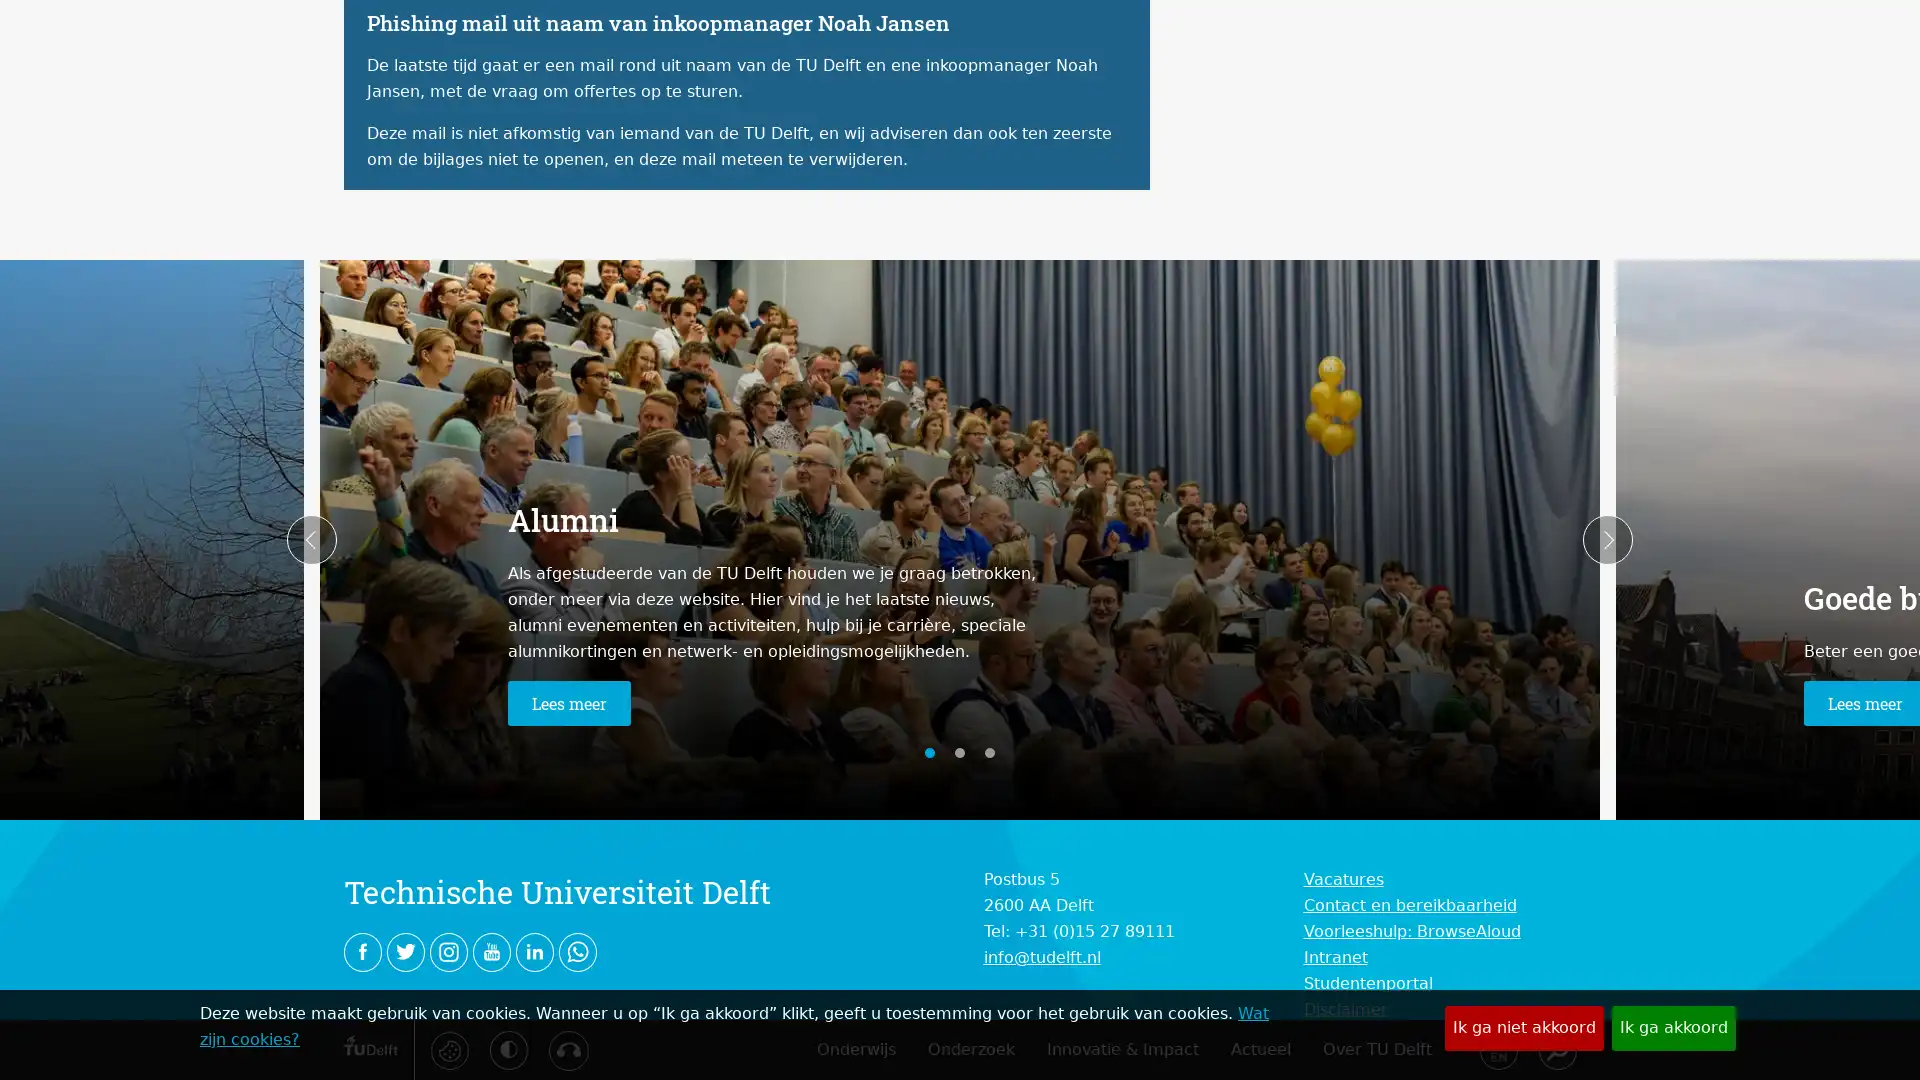 The height and width of the screenshot is (1080, 1920). I want to click on Ga naar volgend item, so click(1607, 540).